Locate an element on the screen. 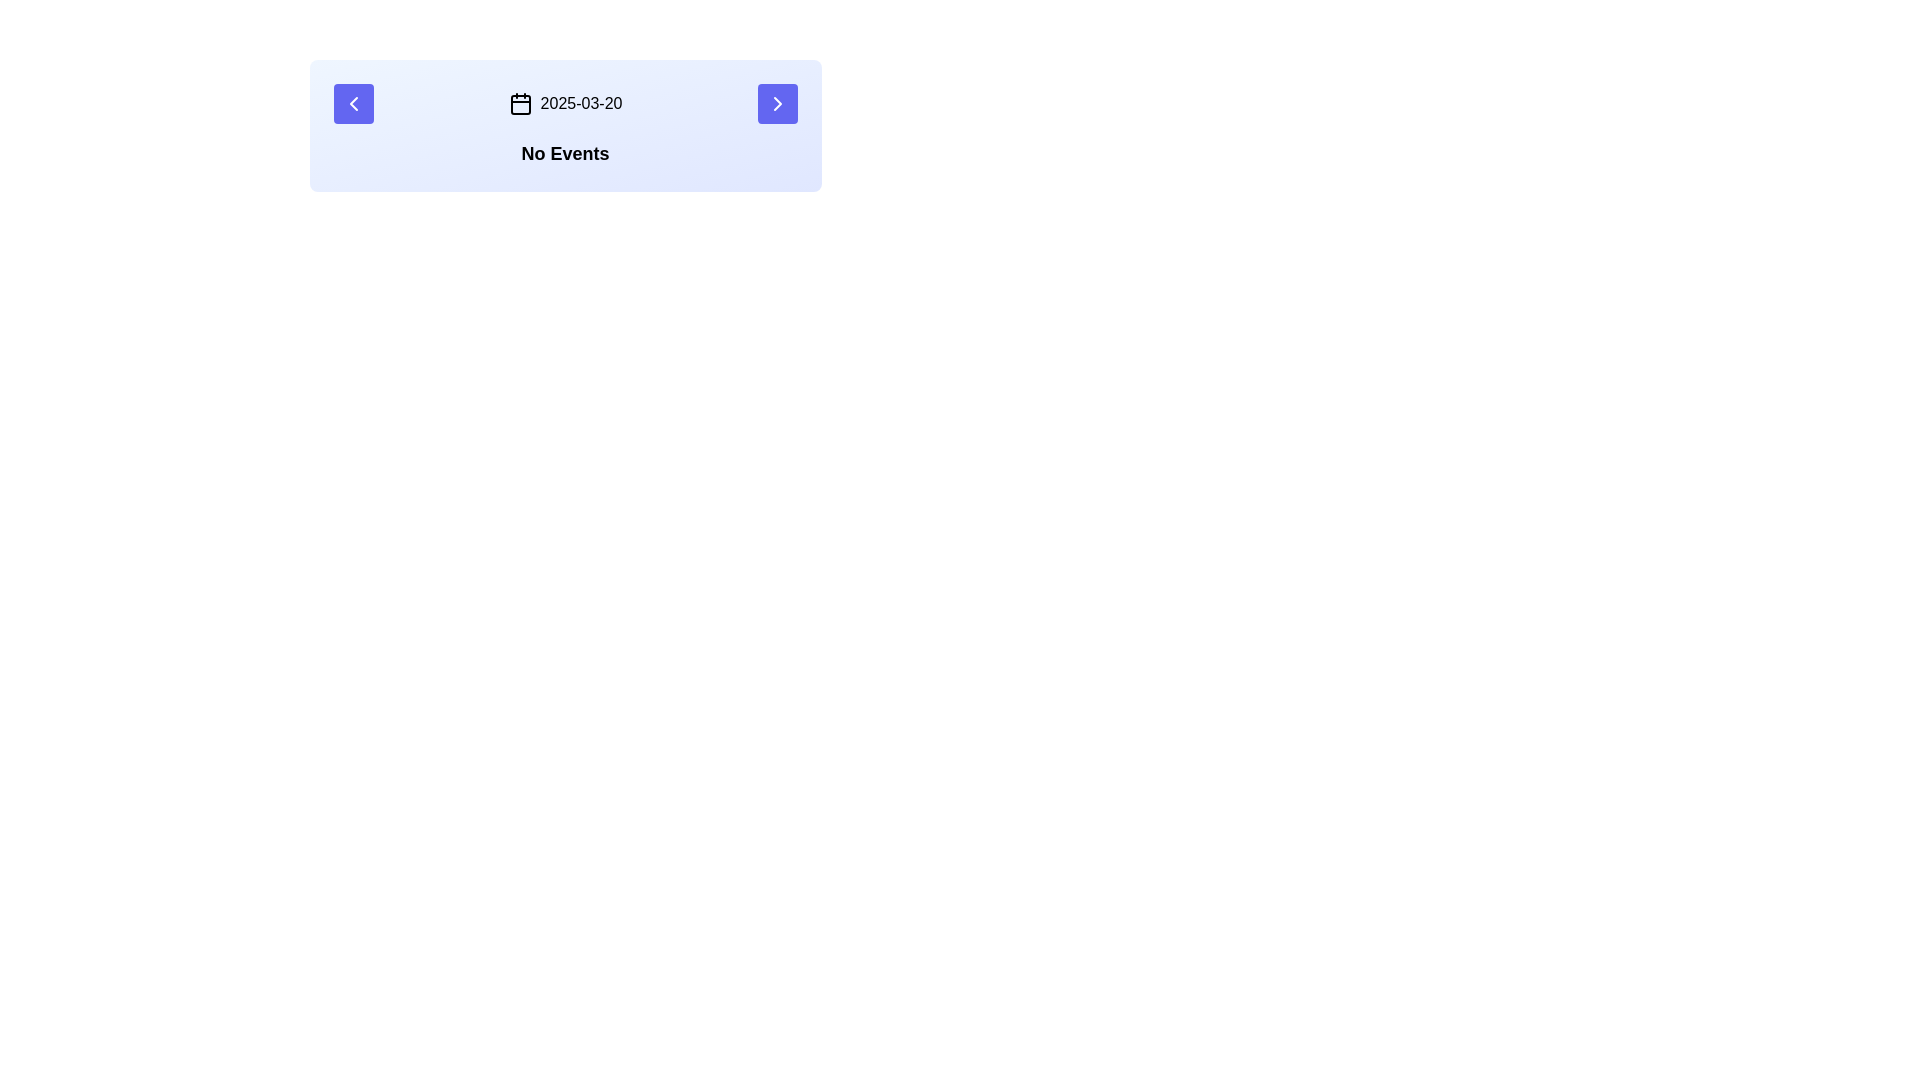 Image resolution: width=1920 pixels, height=1080 pixels. text displayed in the text field showing the date '2025-03-20', which is positioned between a calendar icon and a navigational button with a chevron is located at coordinates (564, 104).